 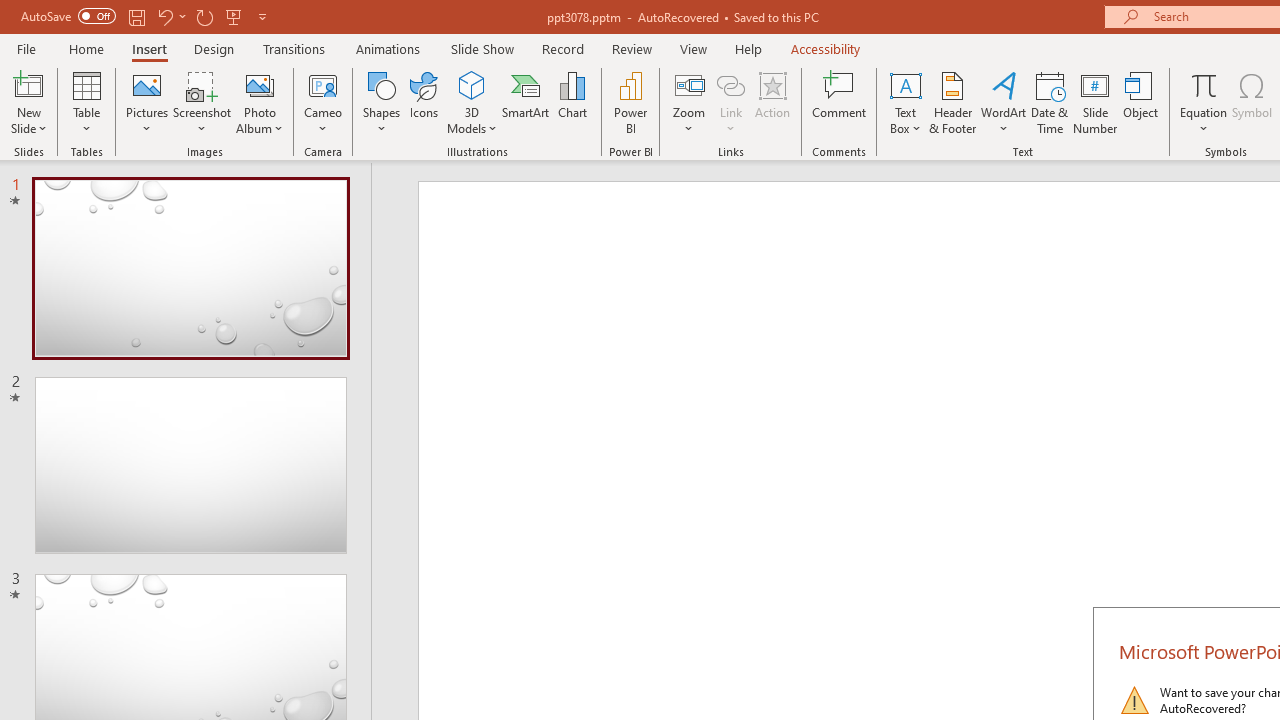 I want to click on 'Equation', so click(x=1202, y=103).